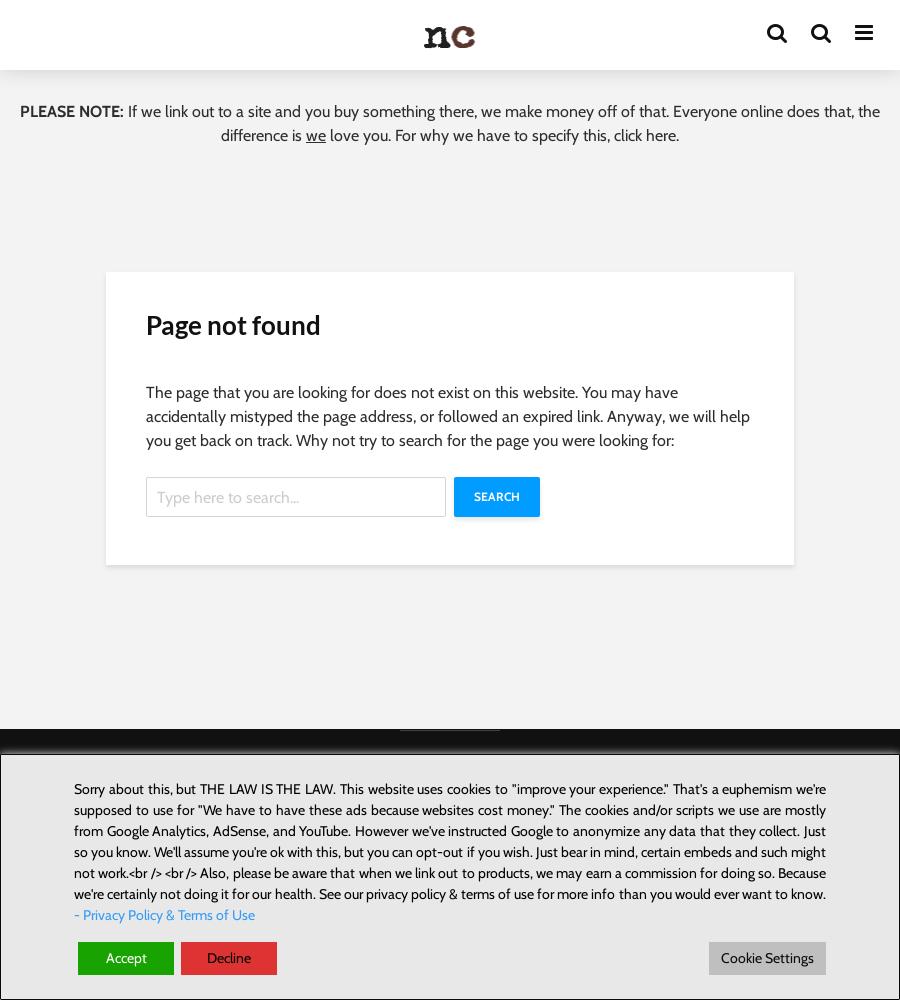  Describe the element at coordinates (495, 495) in the screenshot. I see `'Search'` at that location.